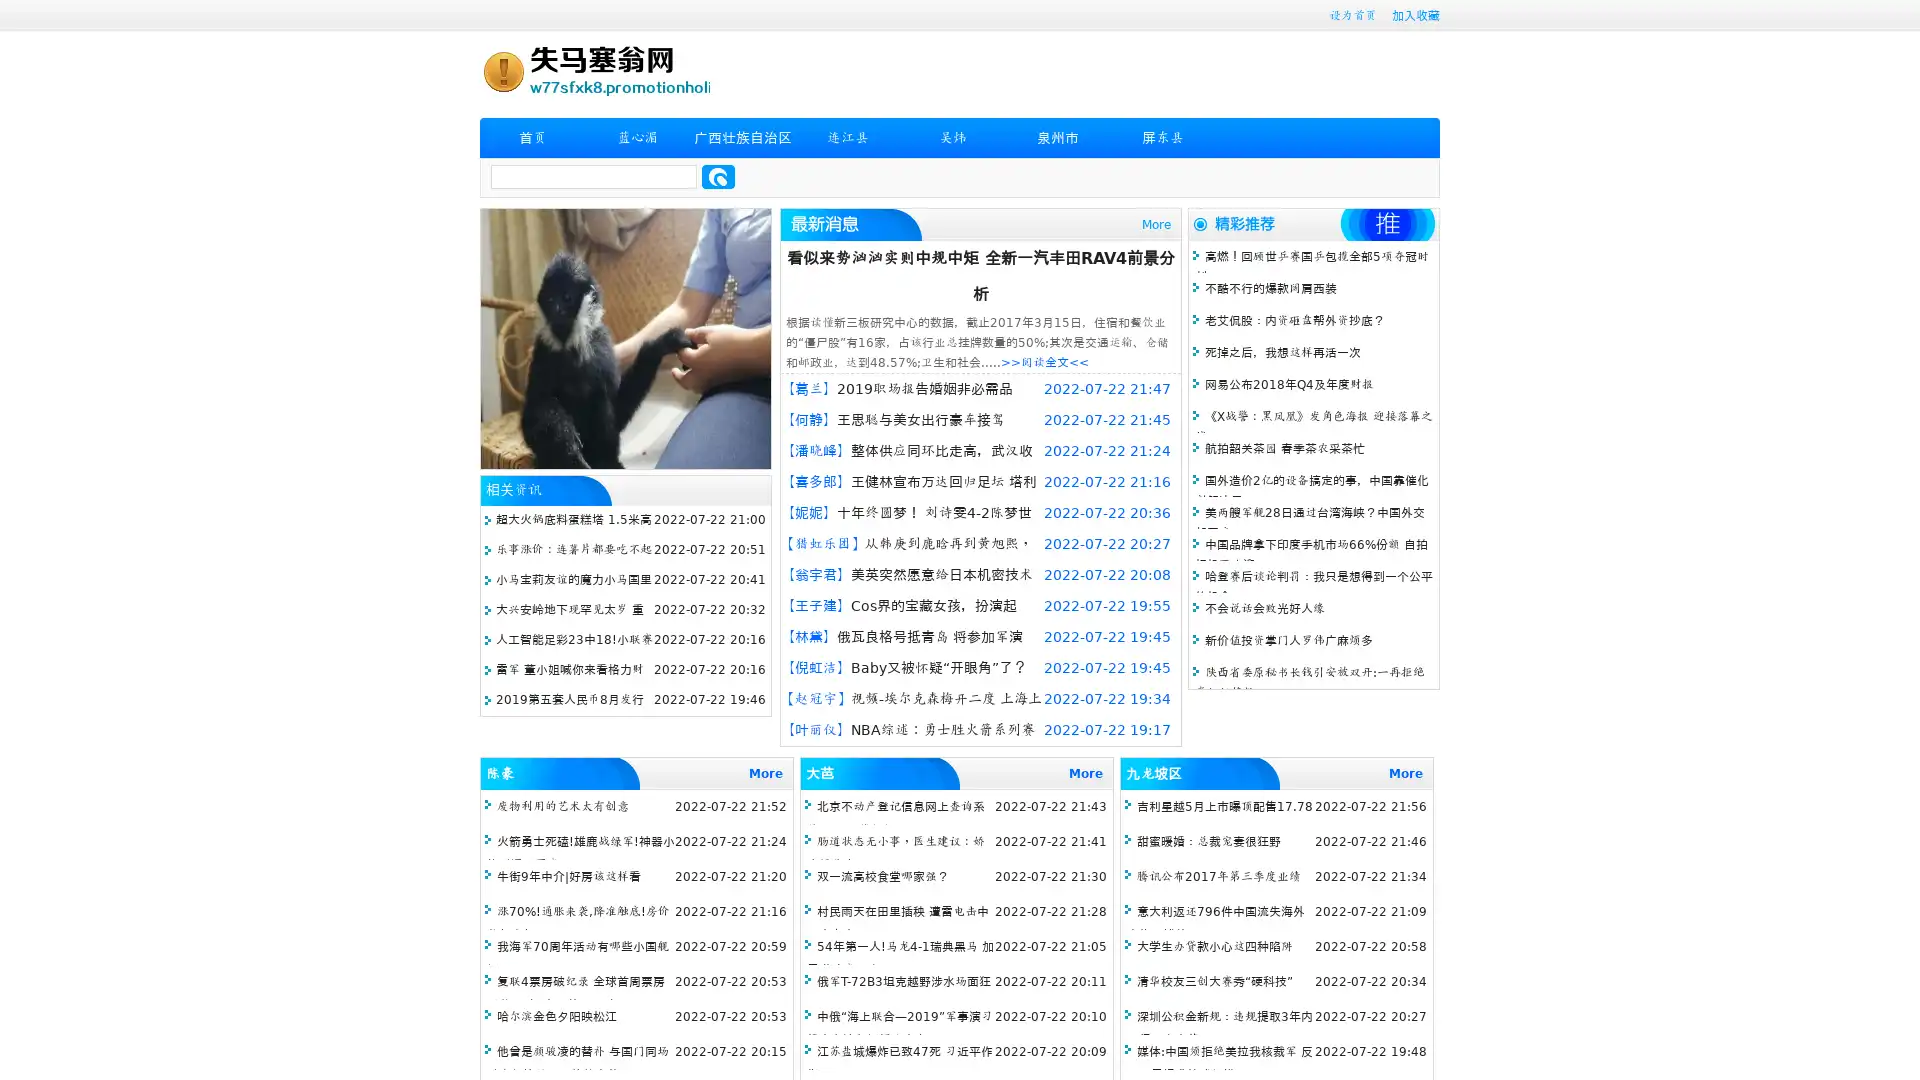  What do you see at coordinates (718, 176) in the screenshot?
I see `Search` at bounding box center [718, 176].